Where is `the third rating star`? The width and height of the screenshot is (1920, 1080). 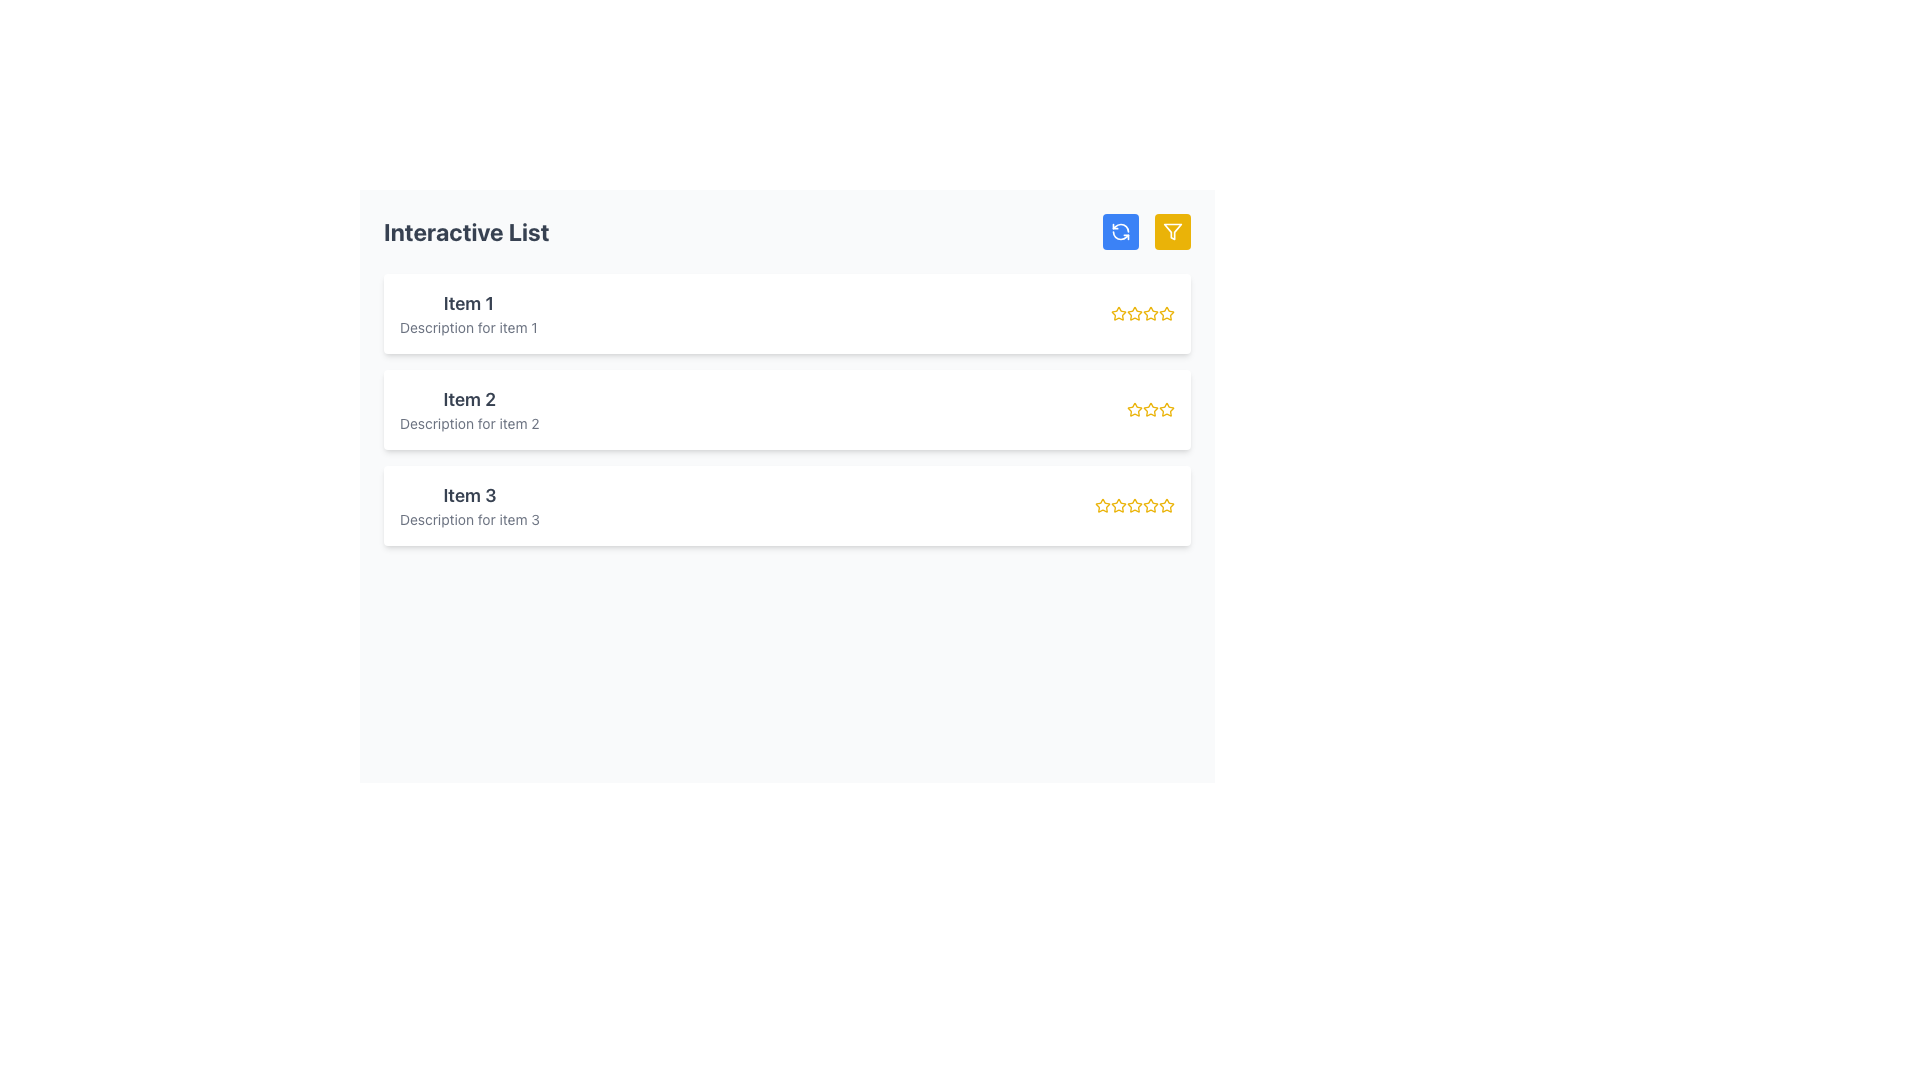
the third rating star is located at coordinates (1151, 408).